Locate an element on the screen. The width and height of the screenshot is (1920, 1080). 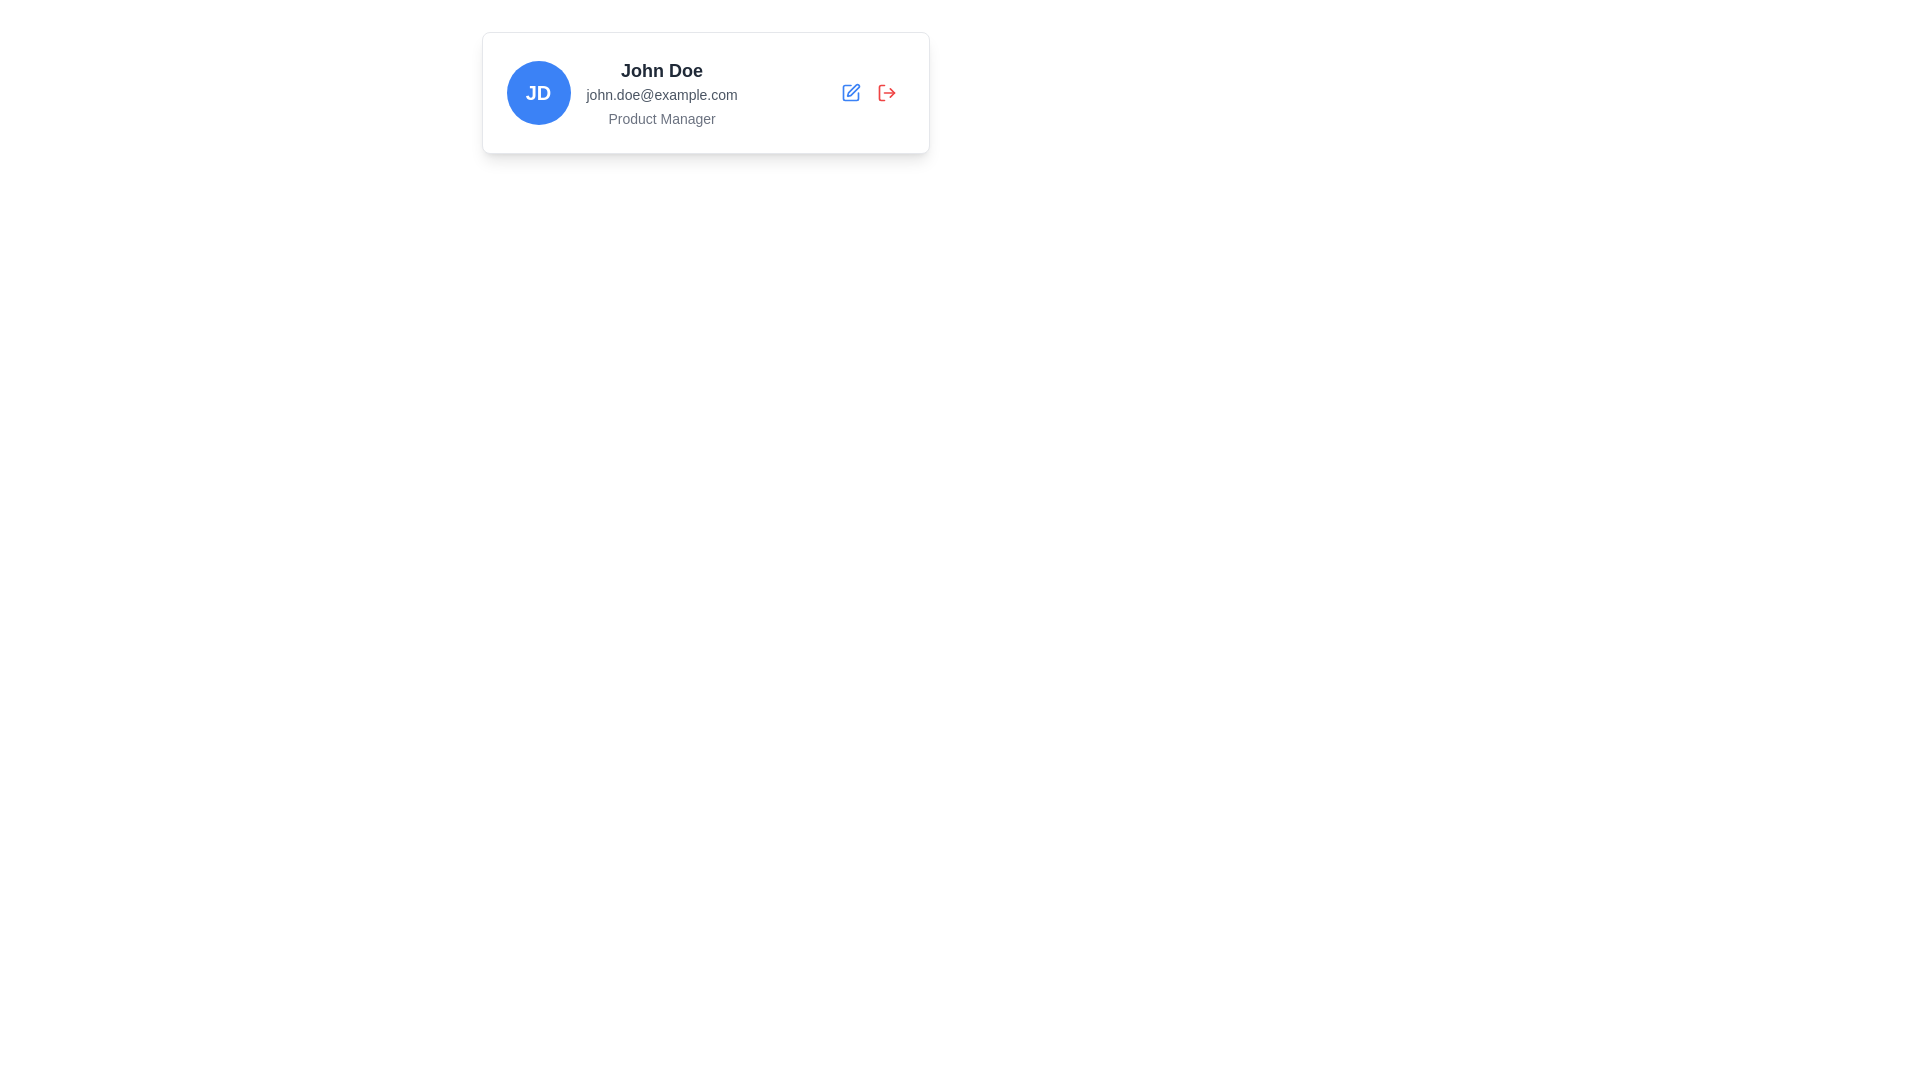
the red logout icon located at the top-right of the profile card is located at coordinates (868, 92).